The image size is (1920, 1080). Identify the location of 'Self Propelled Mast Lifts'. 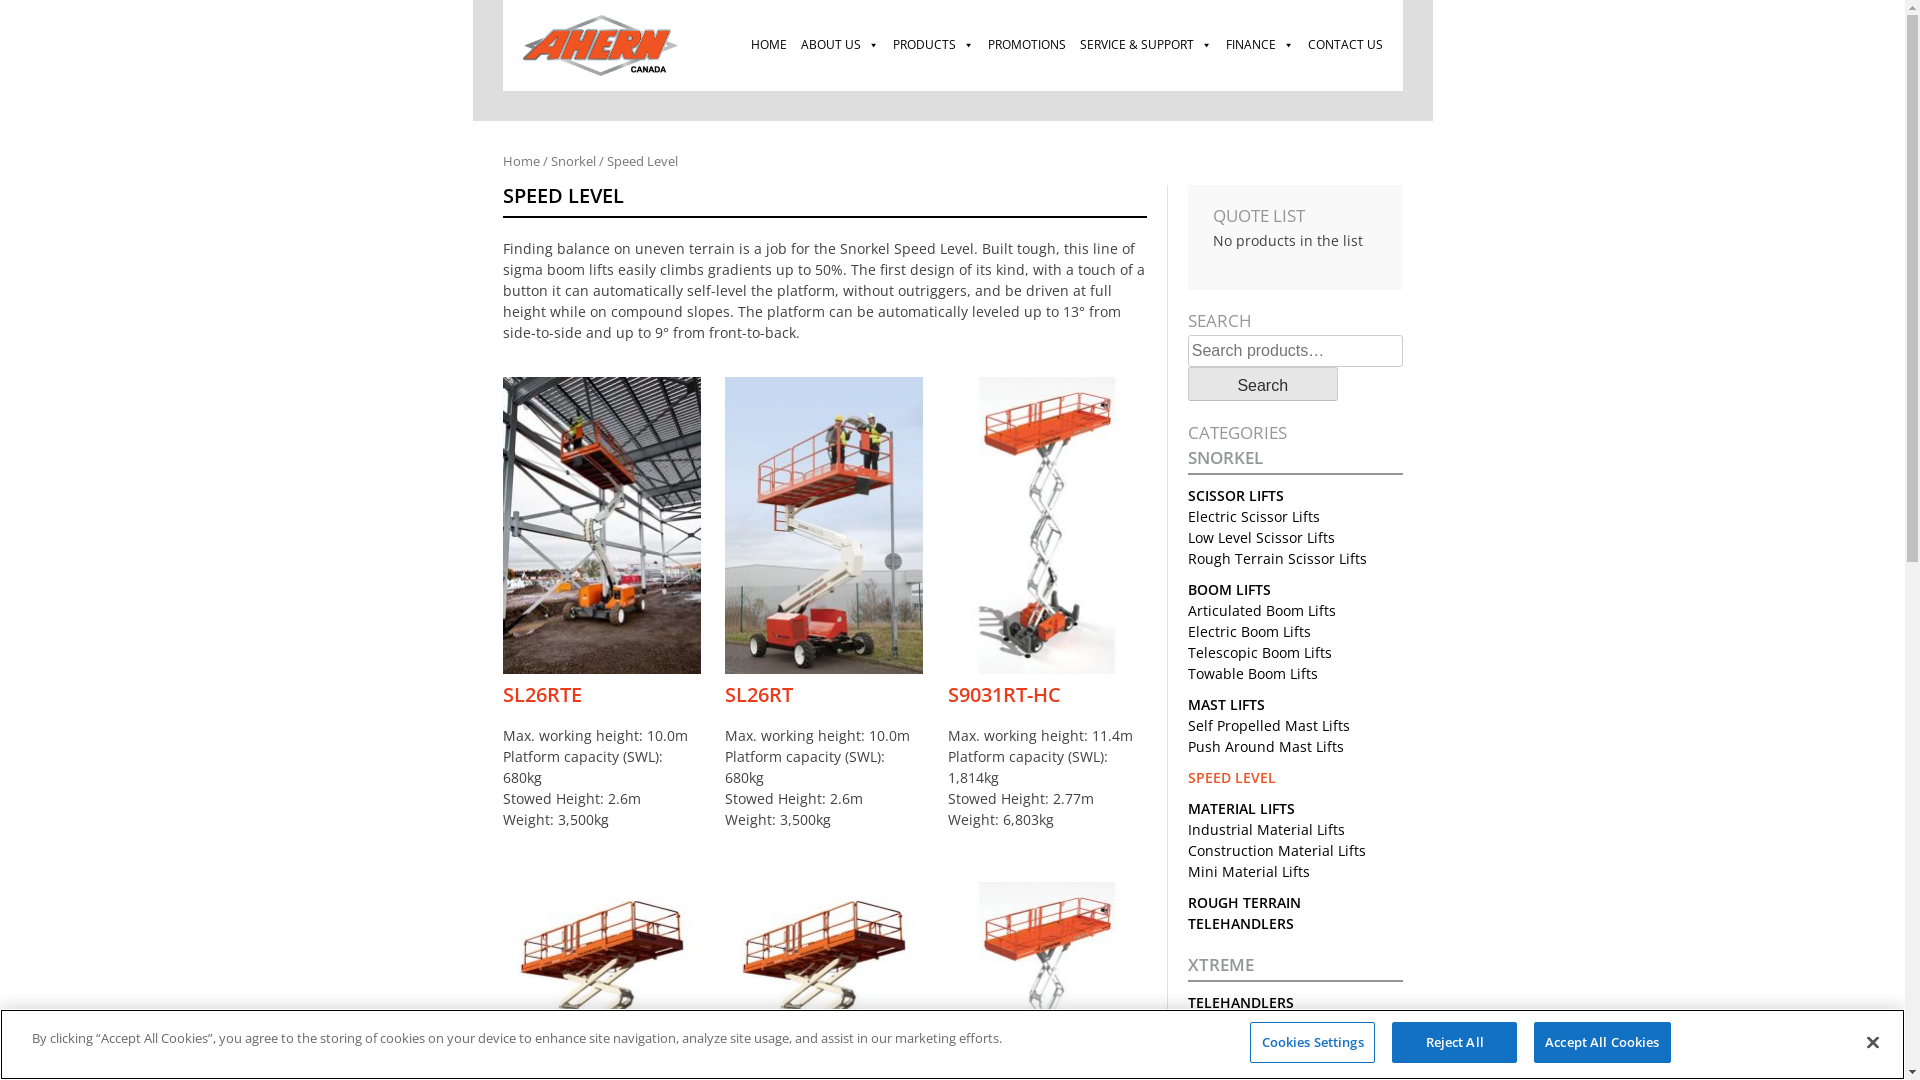
(1267, 725).